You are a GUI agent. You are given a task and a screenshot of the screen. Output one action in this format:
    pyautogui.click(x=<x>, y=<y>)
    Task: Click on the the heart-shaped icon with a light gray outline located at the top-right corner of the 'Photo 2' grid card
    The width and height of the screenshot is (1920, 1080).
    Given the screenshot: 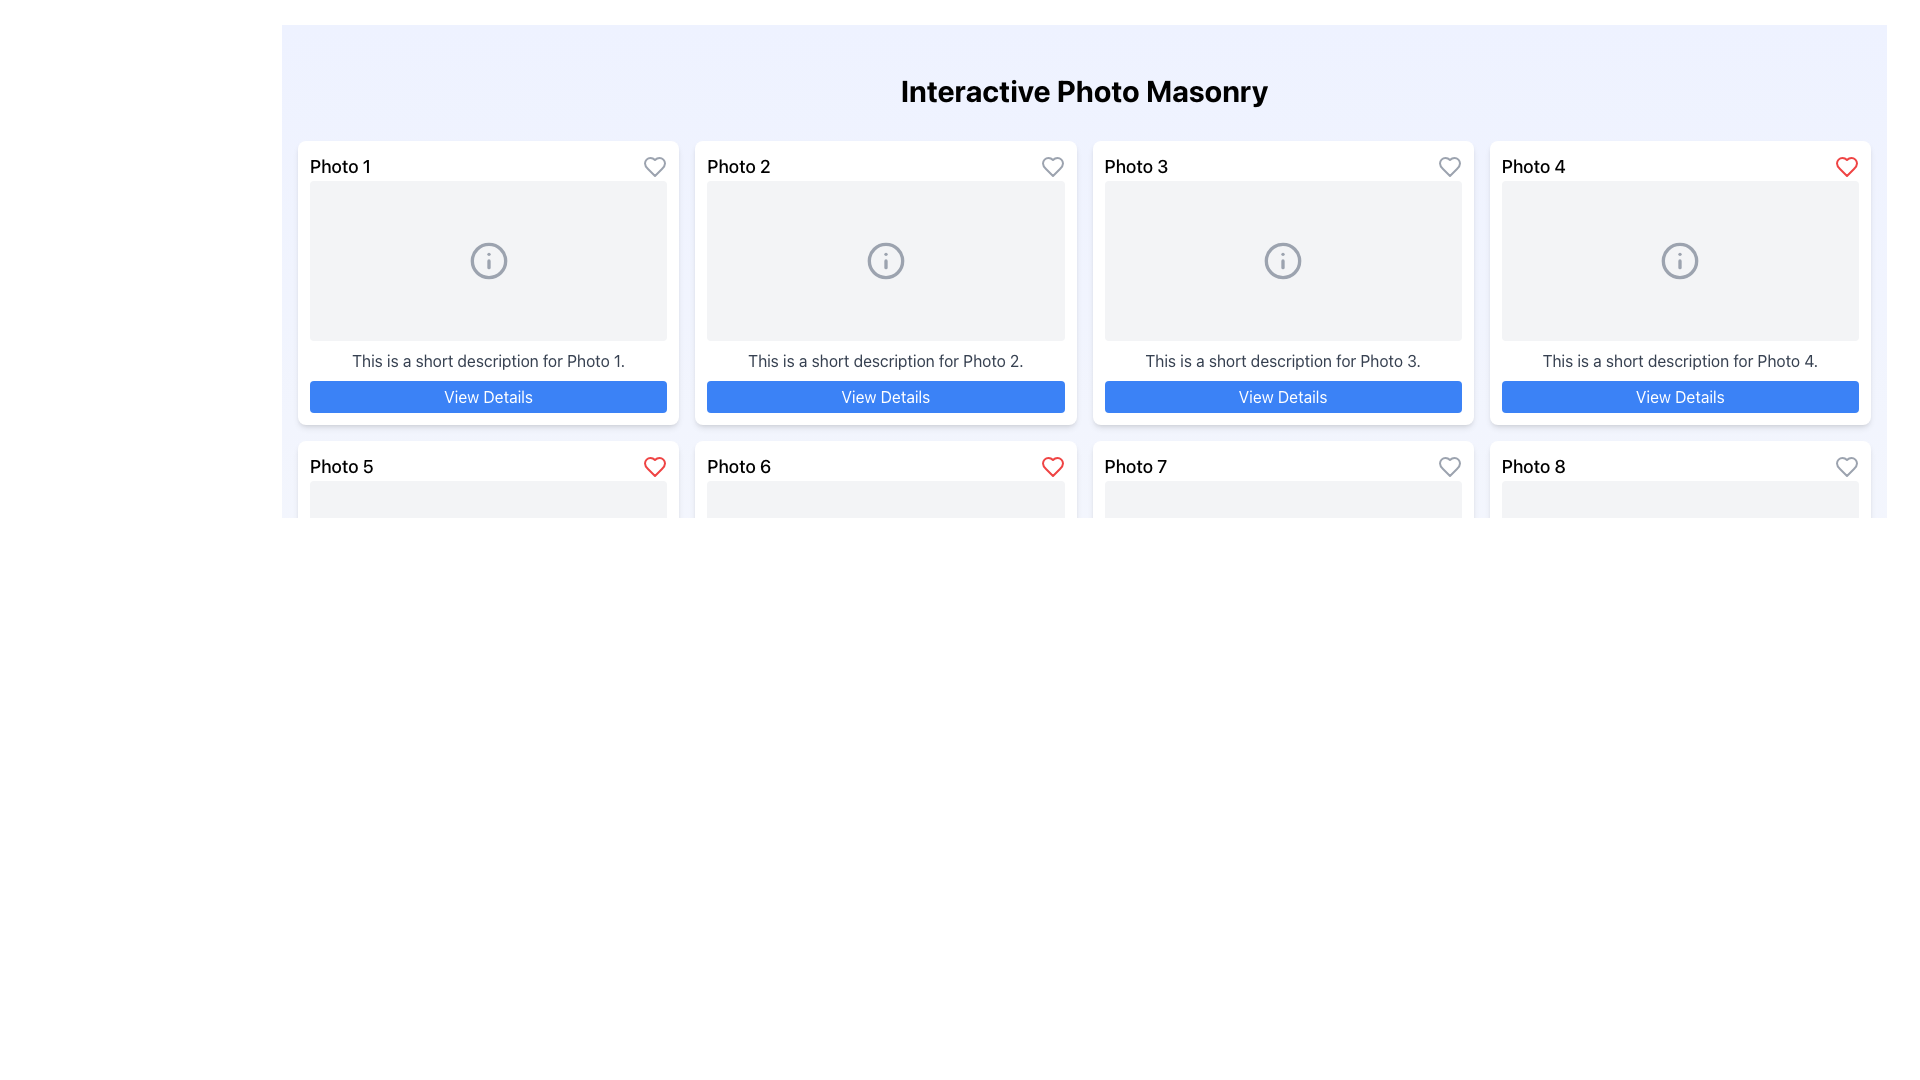 What is the action you would take?
    pyautogui.click(x=1051, y=165)
    